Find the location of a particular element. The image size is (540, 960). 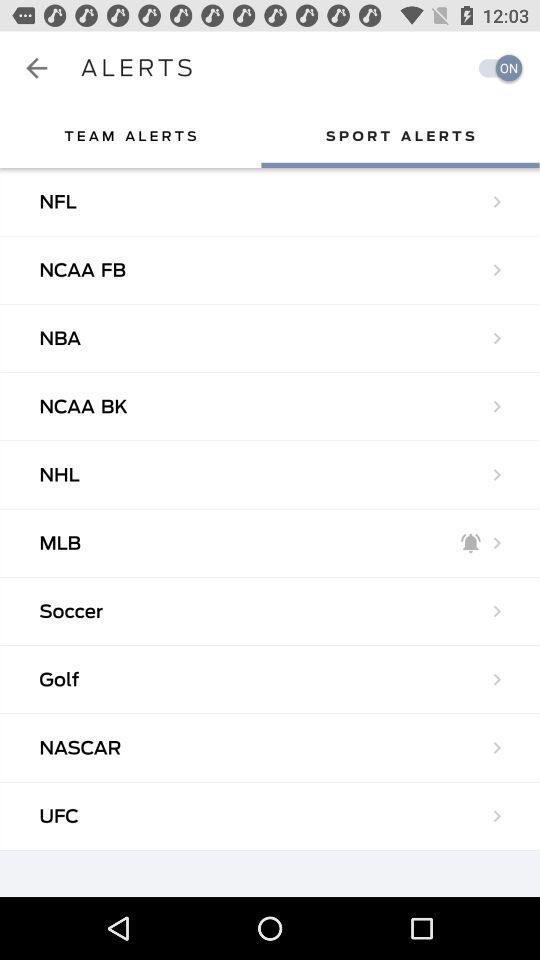

turn on alerts is located at coordinates (494, 68).